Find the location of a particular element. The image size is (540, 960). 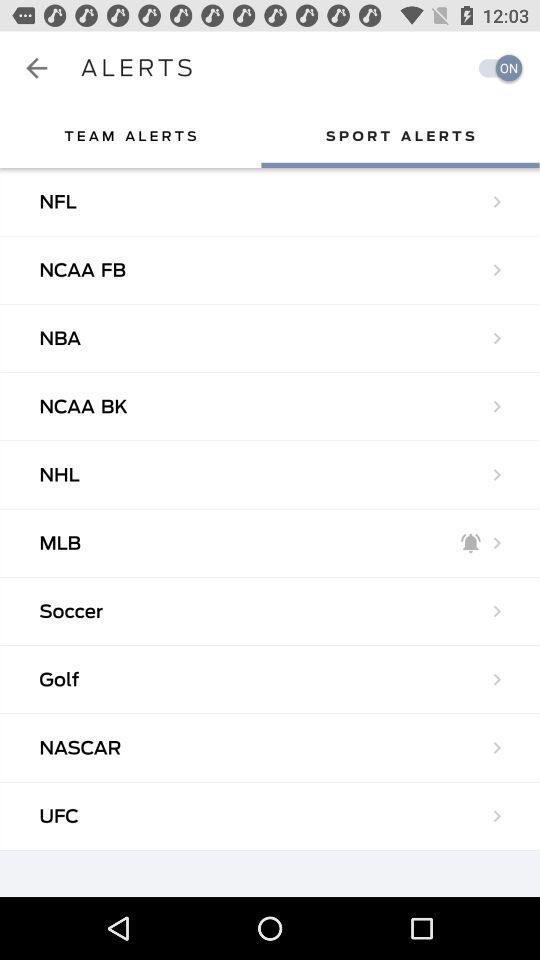

turn on alerts is located at coordinates (494, 68).